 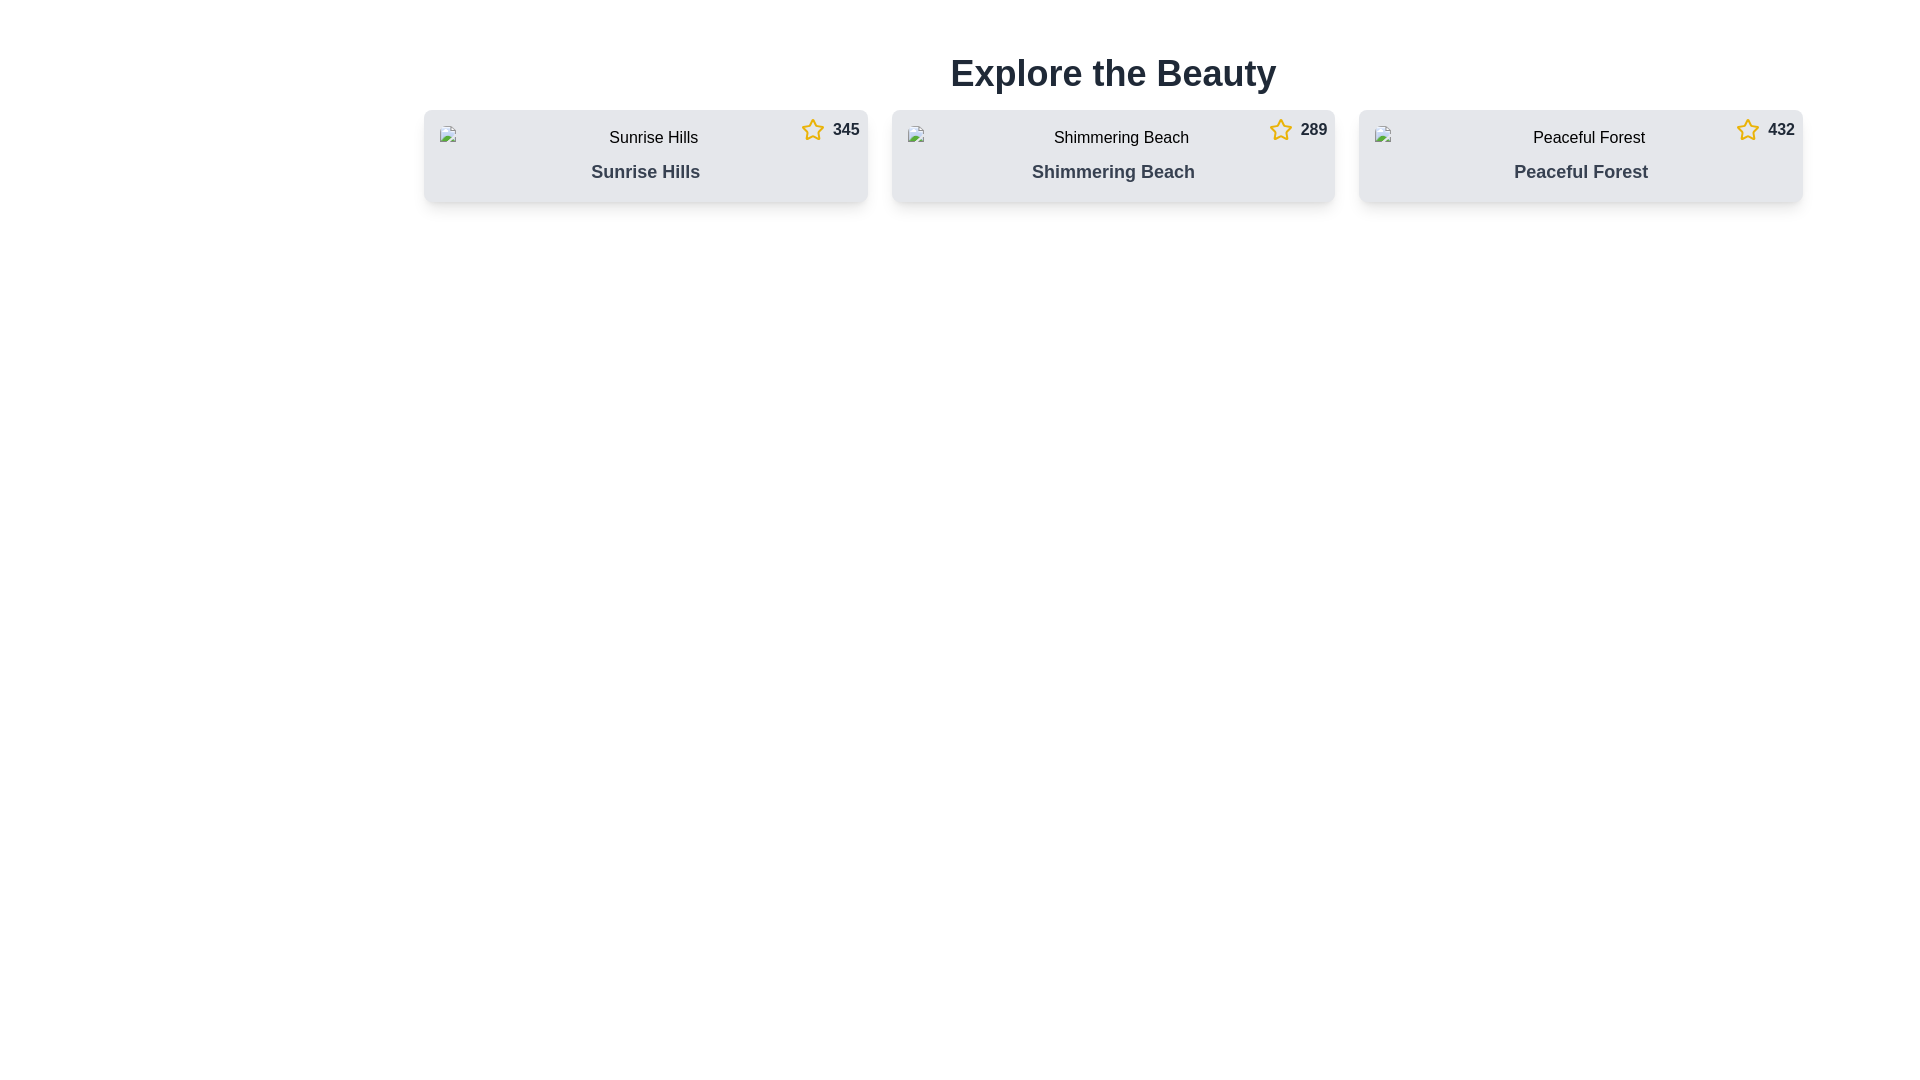 I want to click on the text label displaying 'Shimmering Beach' to trigger a visual effect, so click(x=1112, y=171).